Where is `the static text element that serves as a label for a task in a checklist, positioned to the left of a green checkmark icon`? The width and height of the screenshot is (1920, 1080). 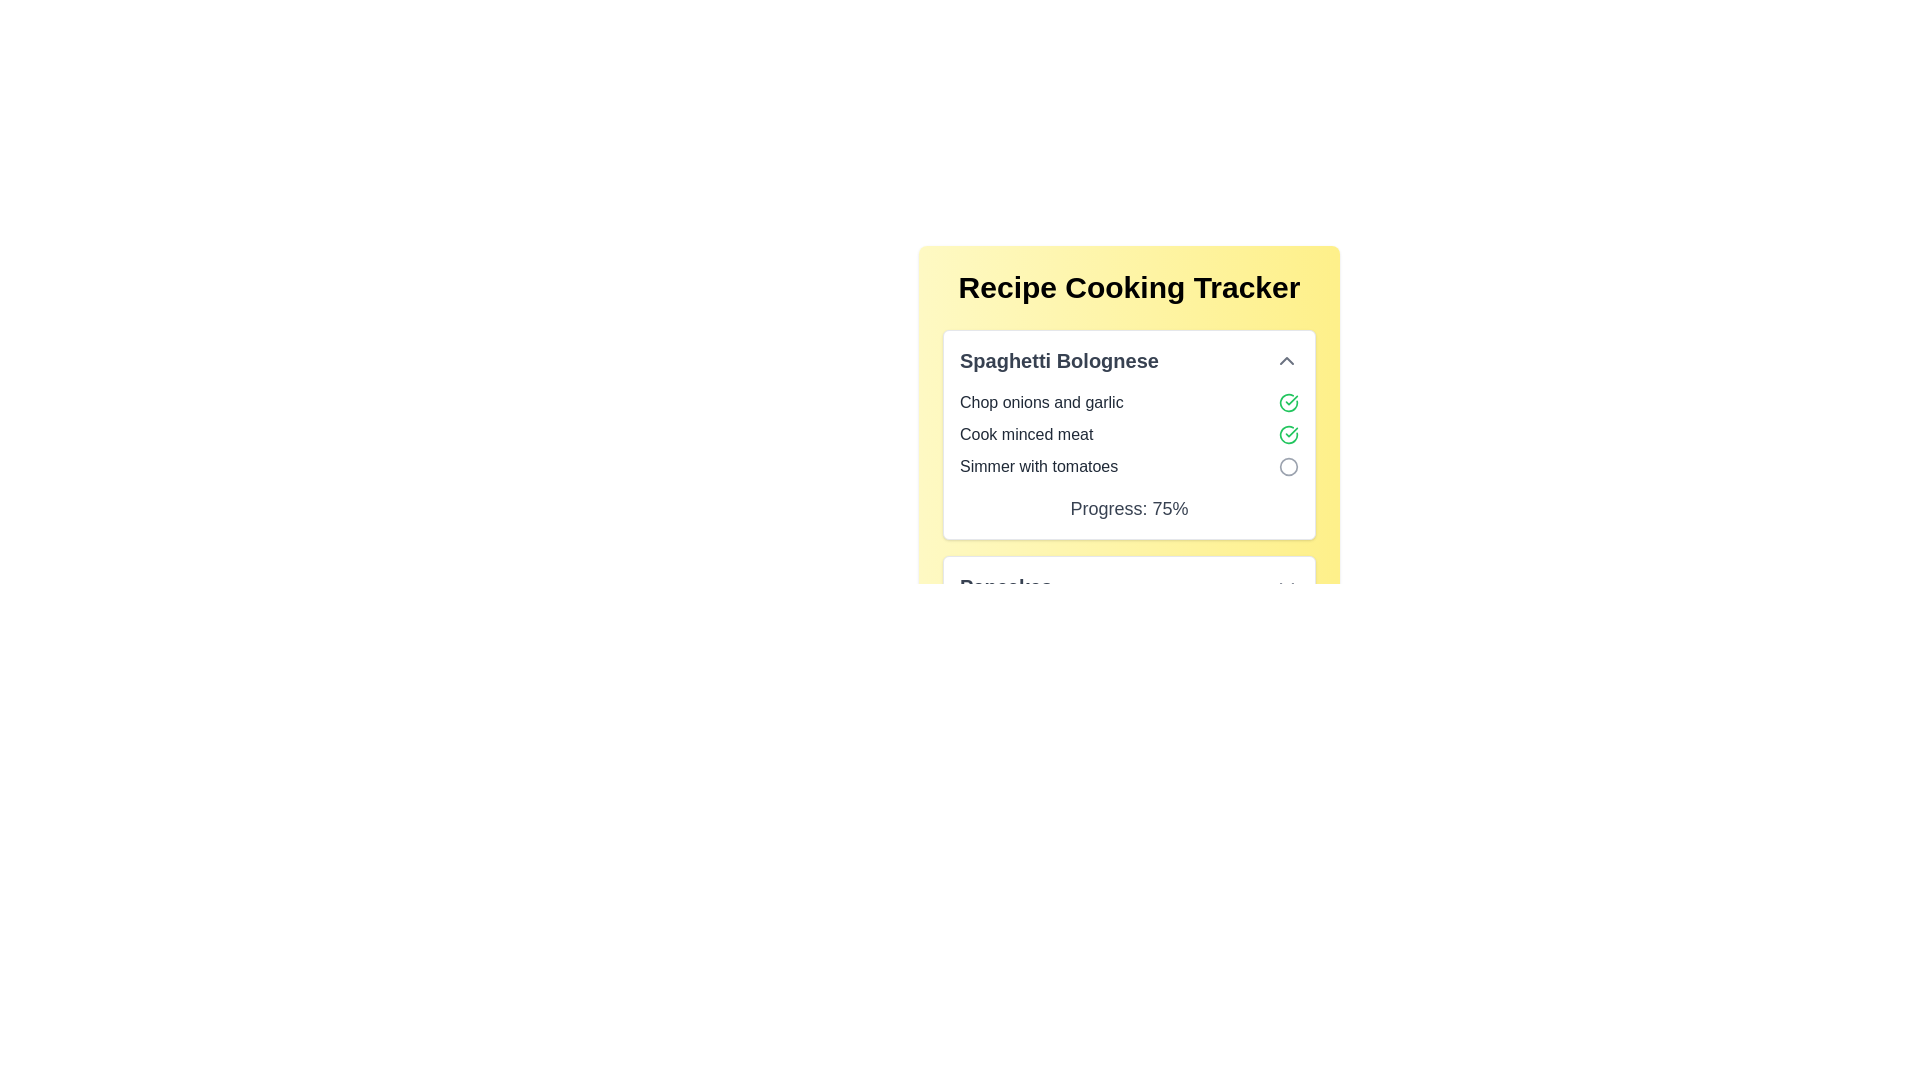
the static text element that serves as a label for a task in a checklist, positioned to the left of a green checkmark icon is located at coordinates (1040, 402).